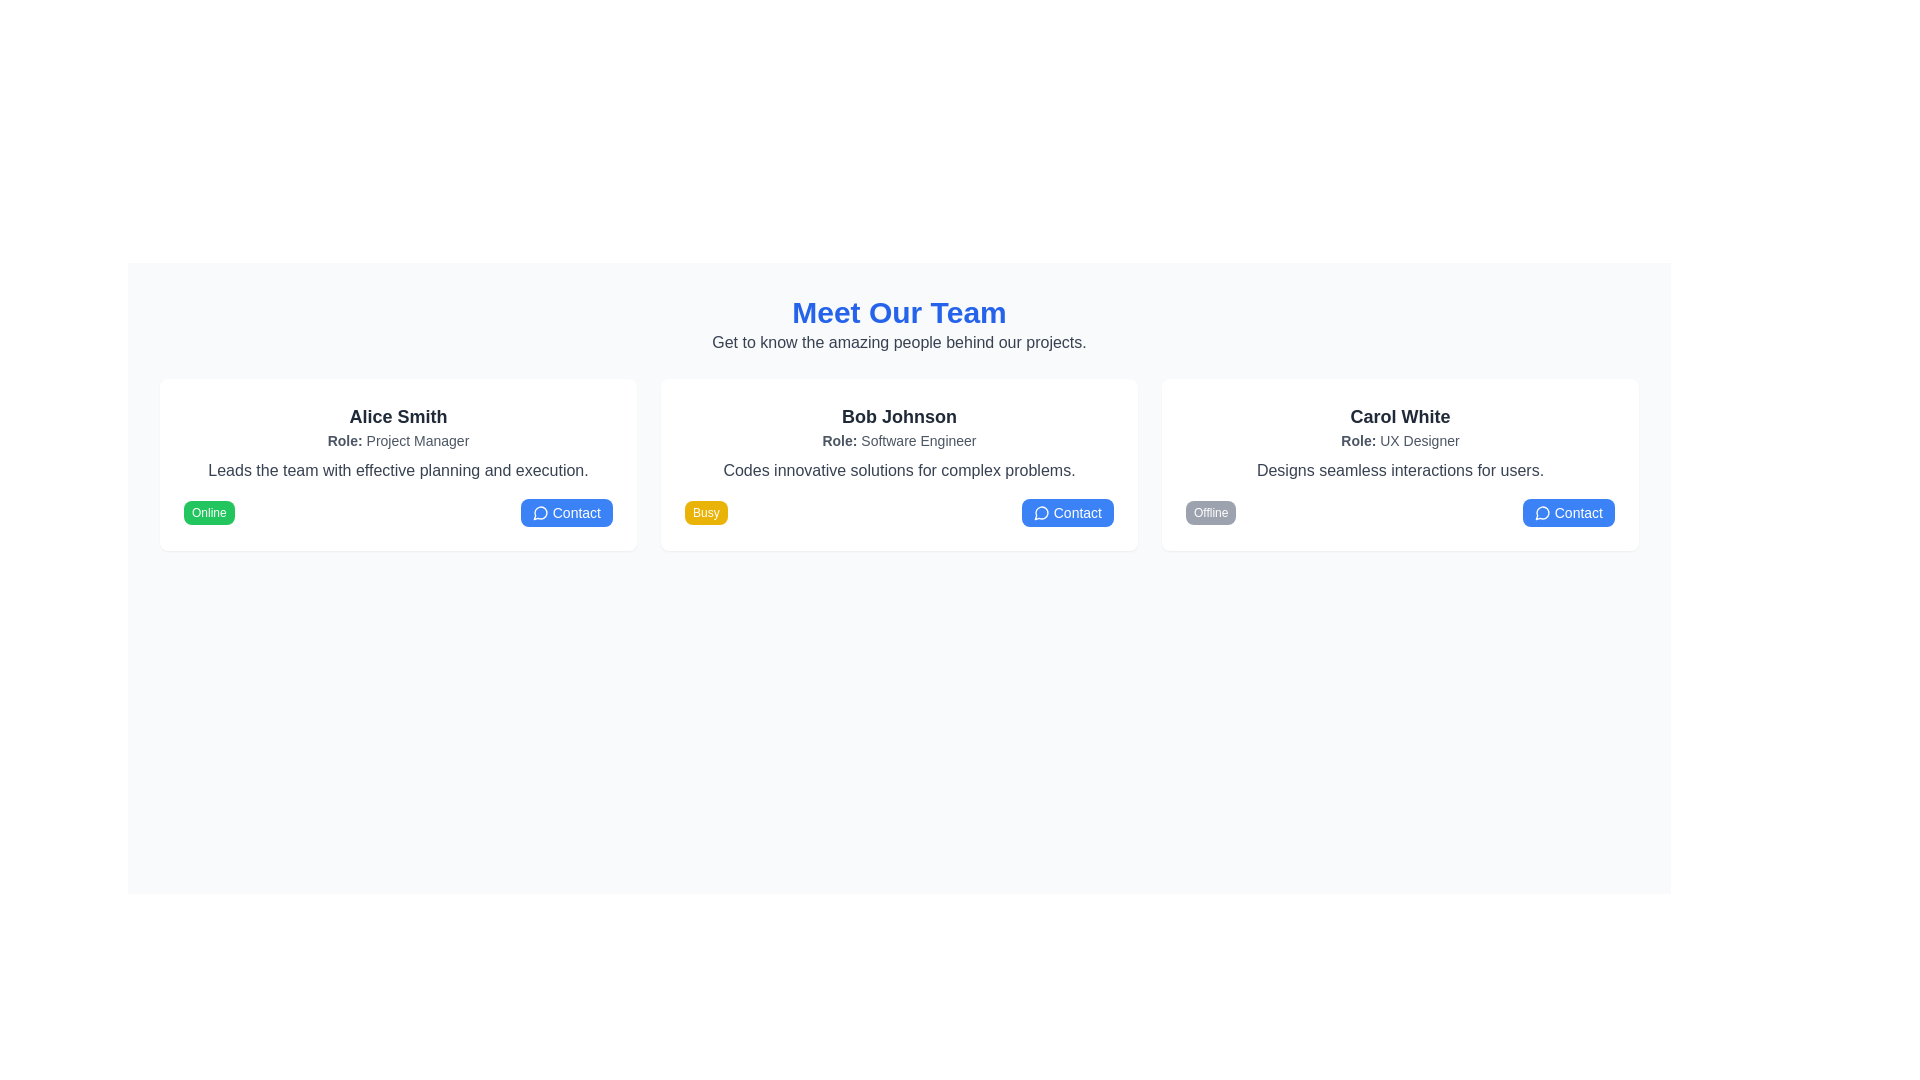  I want to click on the Text Label that displays the name of the individual in the rightmost card of three horizontal cards, so click(1399, 415).